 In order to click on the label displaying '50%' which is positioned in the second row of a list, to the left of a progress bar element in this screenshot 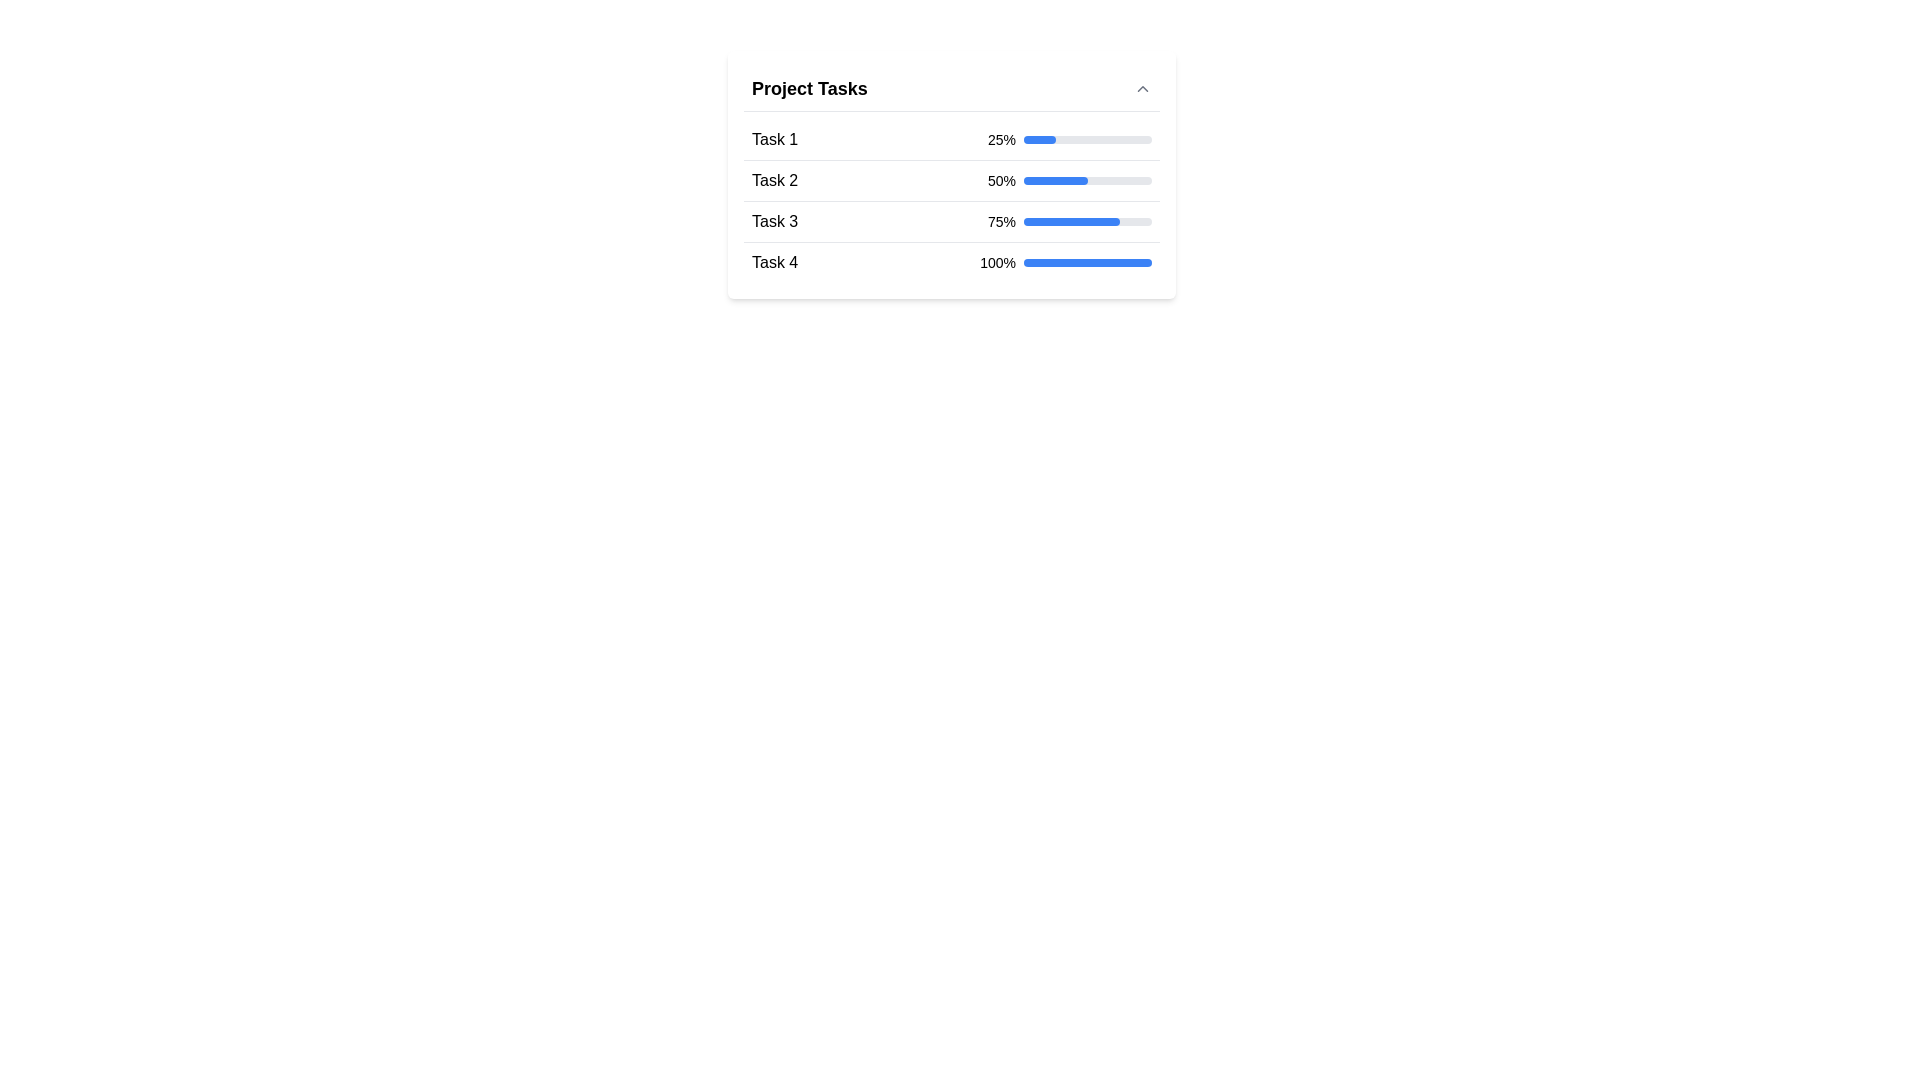, I will do `click(1002, 181)`.